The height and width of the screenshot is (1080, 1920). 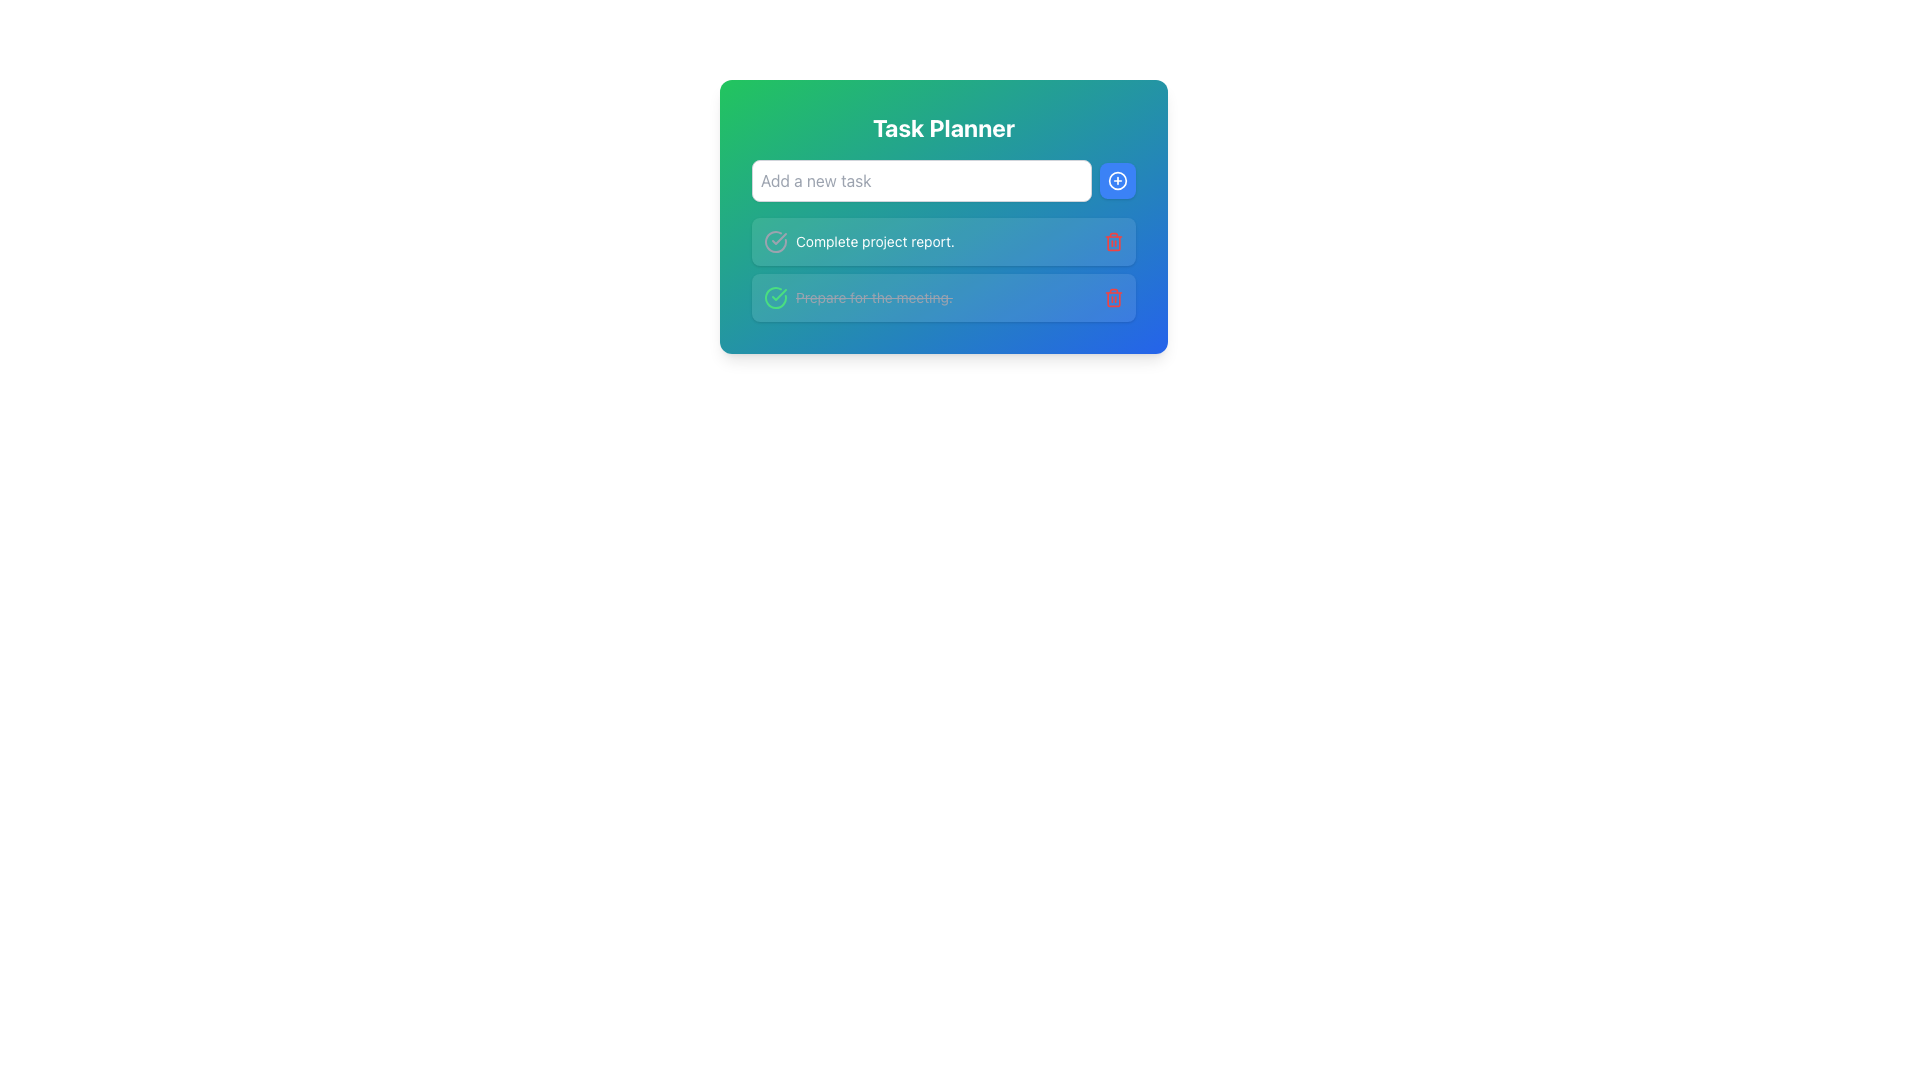 What do you see at coordinates (943, 241) in the screenshot?
I see `the 'Complete project report.' text within the first task item in the task planner interface` at bounding box center [943, 241].